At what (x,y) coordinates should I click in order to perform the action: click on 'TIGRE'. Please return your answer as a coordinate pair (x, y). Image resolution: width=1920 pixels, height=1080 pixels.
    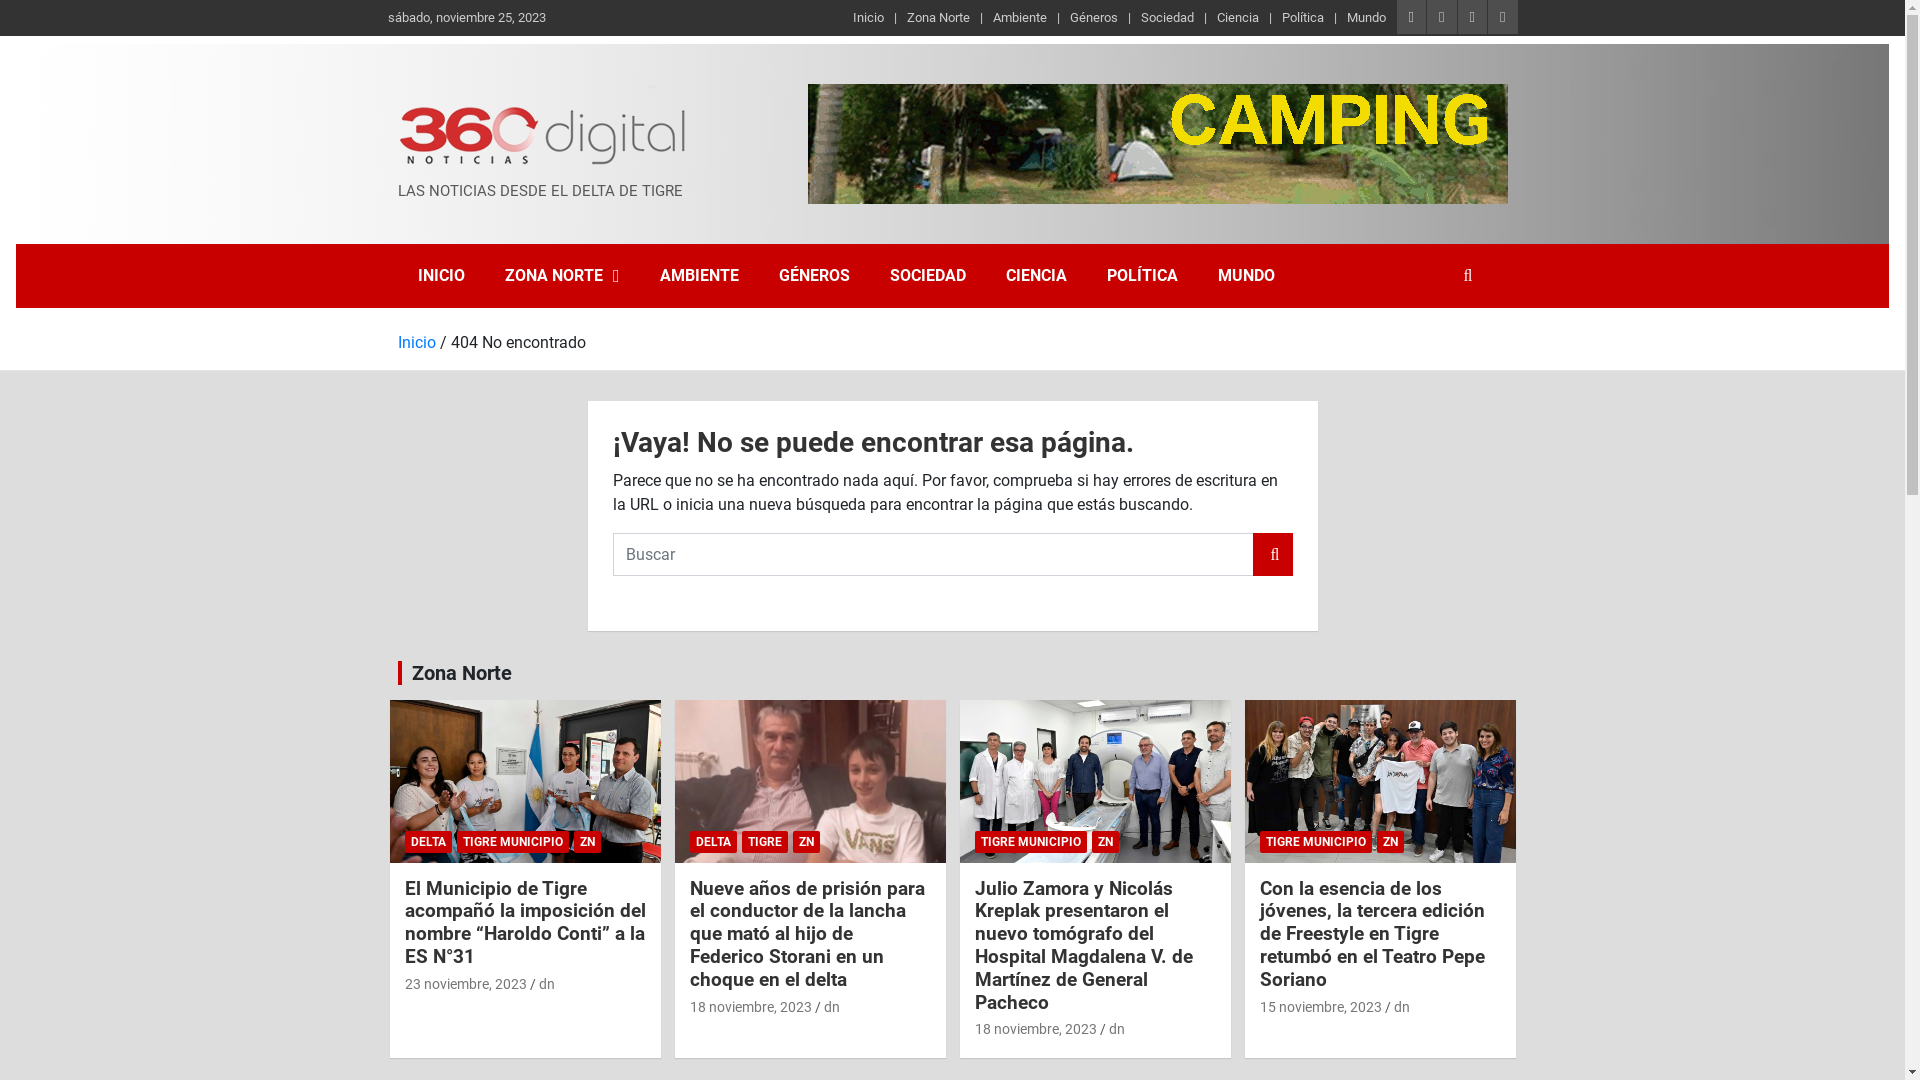
    Looking at the image, I should click on (741, 841).